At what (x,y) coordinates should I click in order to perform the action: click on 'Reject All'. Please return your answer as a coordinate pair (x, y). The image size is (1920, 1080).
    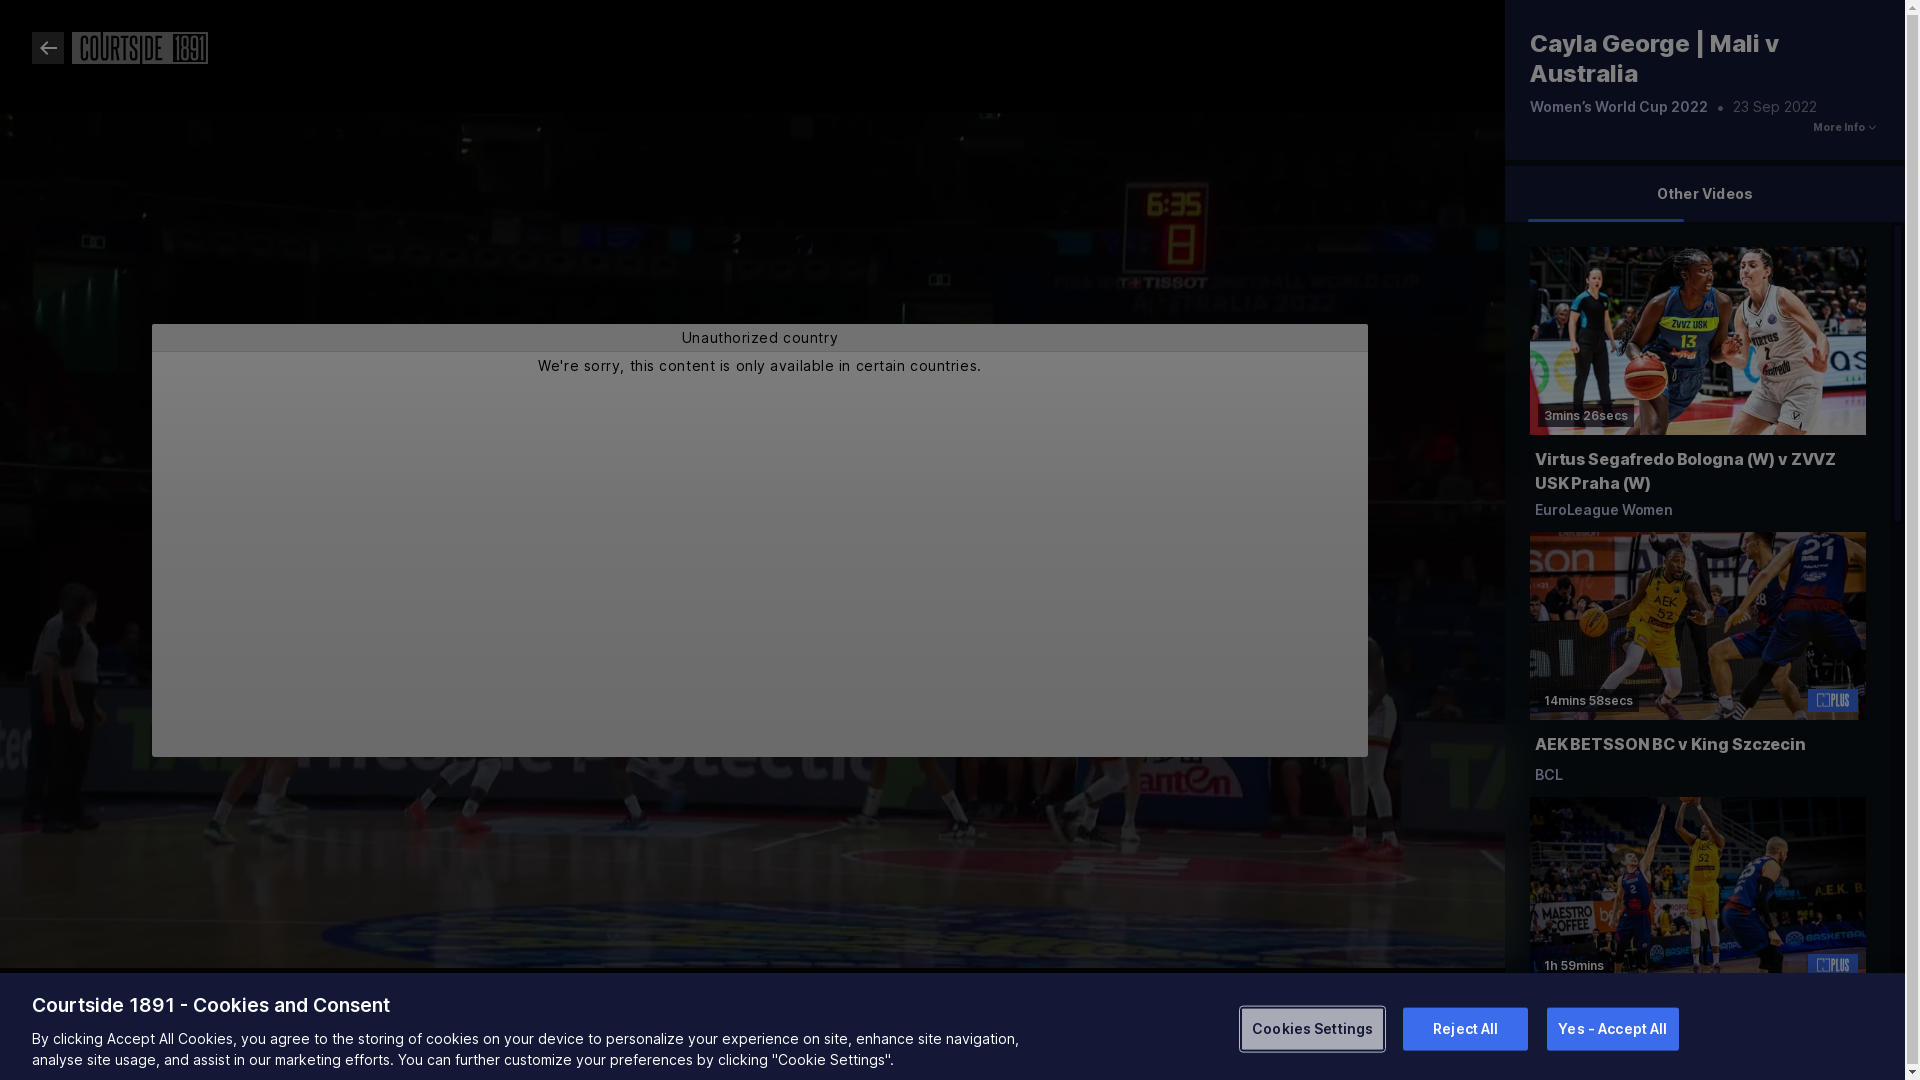
    Looking at the image, I should click on (1465, 1028).